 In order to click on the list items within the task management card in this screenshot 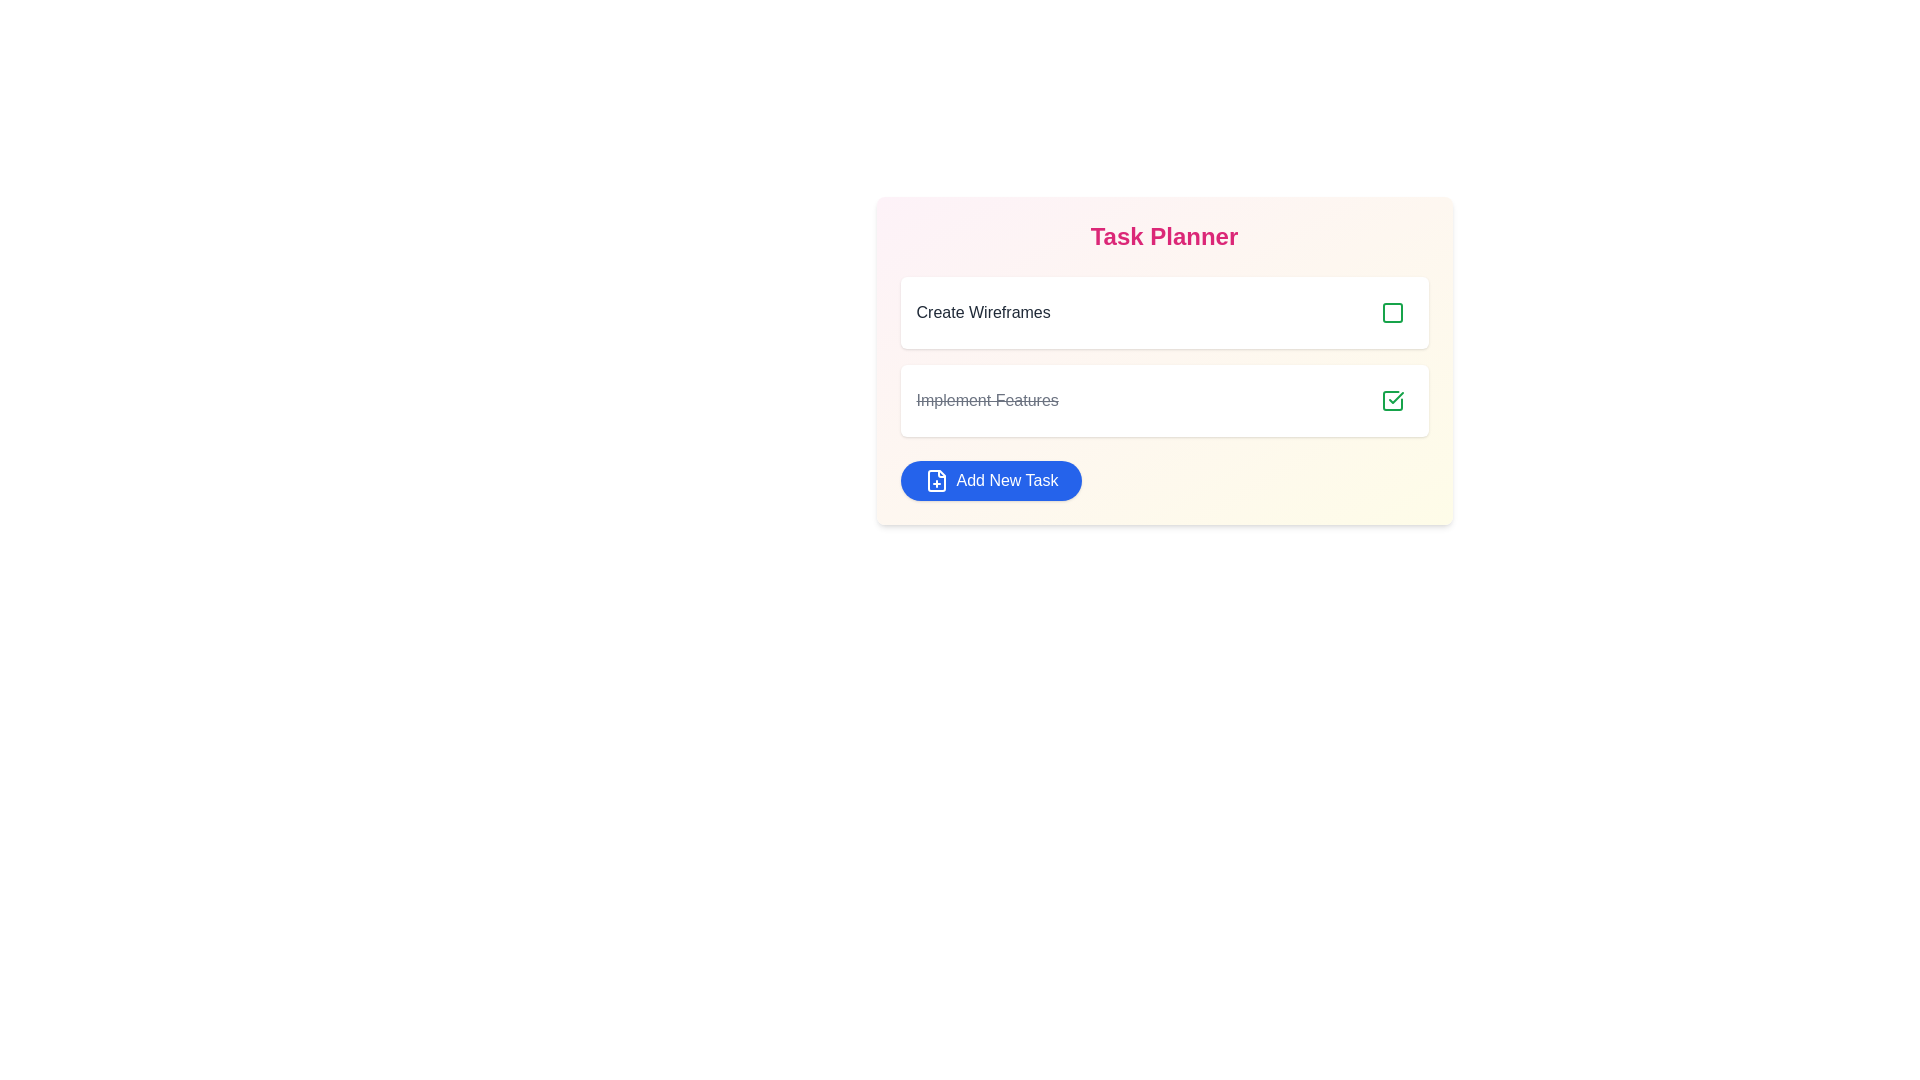, I will do `click(1164, 361)`.